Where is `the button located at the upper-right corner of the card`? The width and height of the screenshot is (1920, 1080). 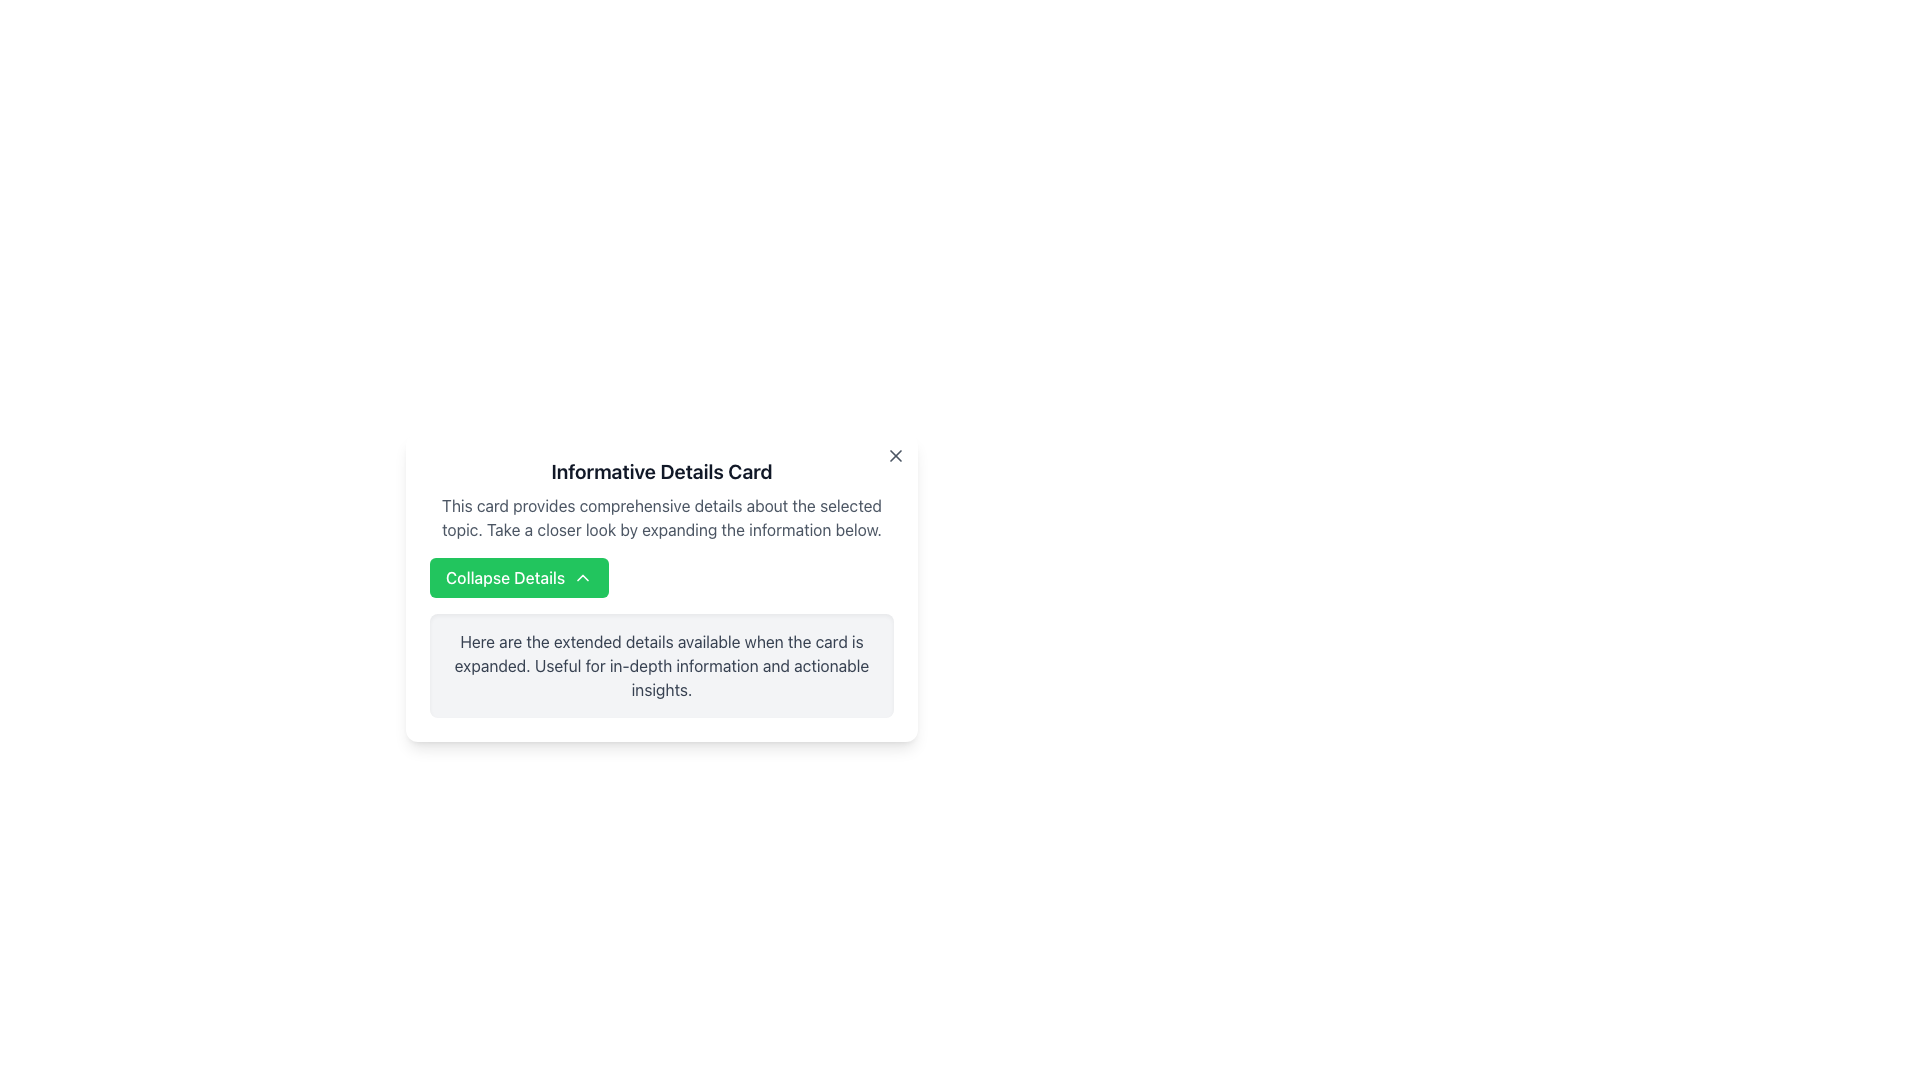
the button located at the upper-right corner of the card is located at coordinates (895, 455).